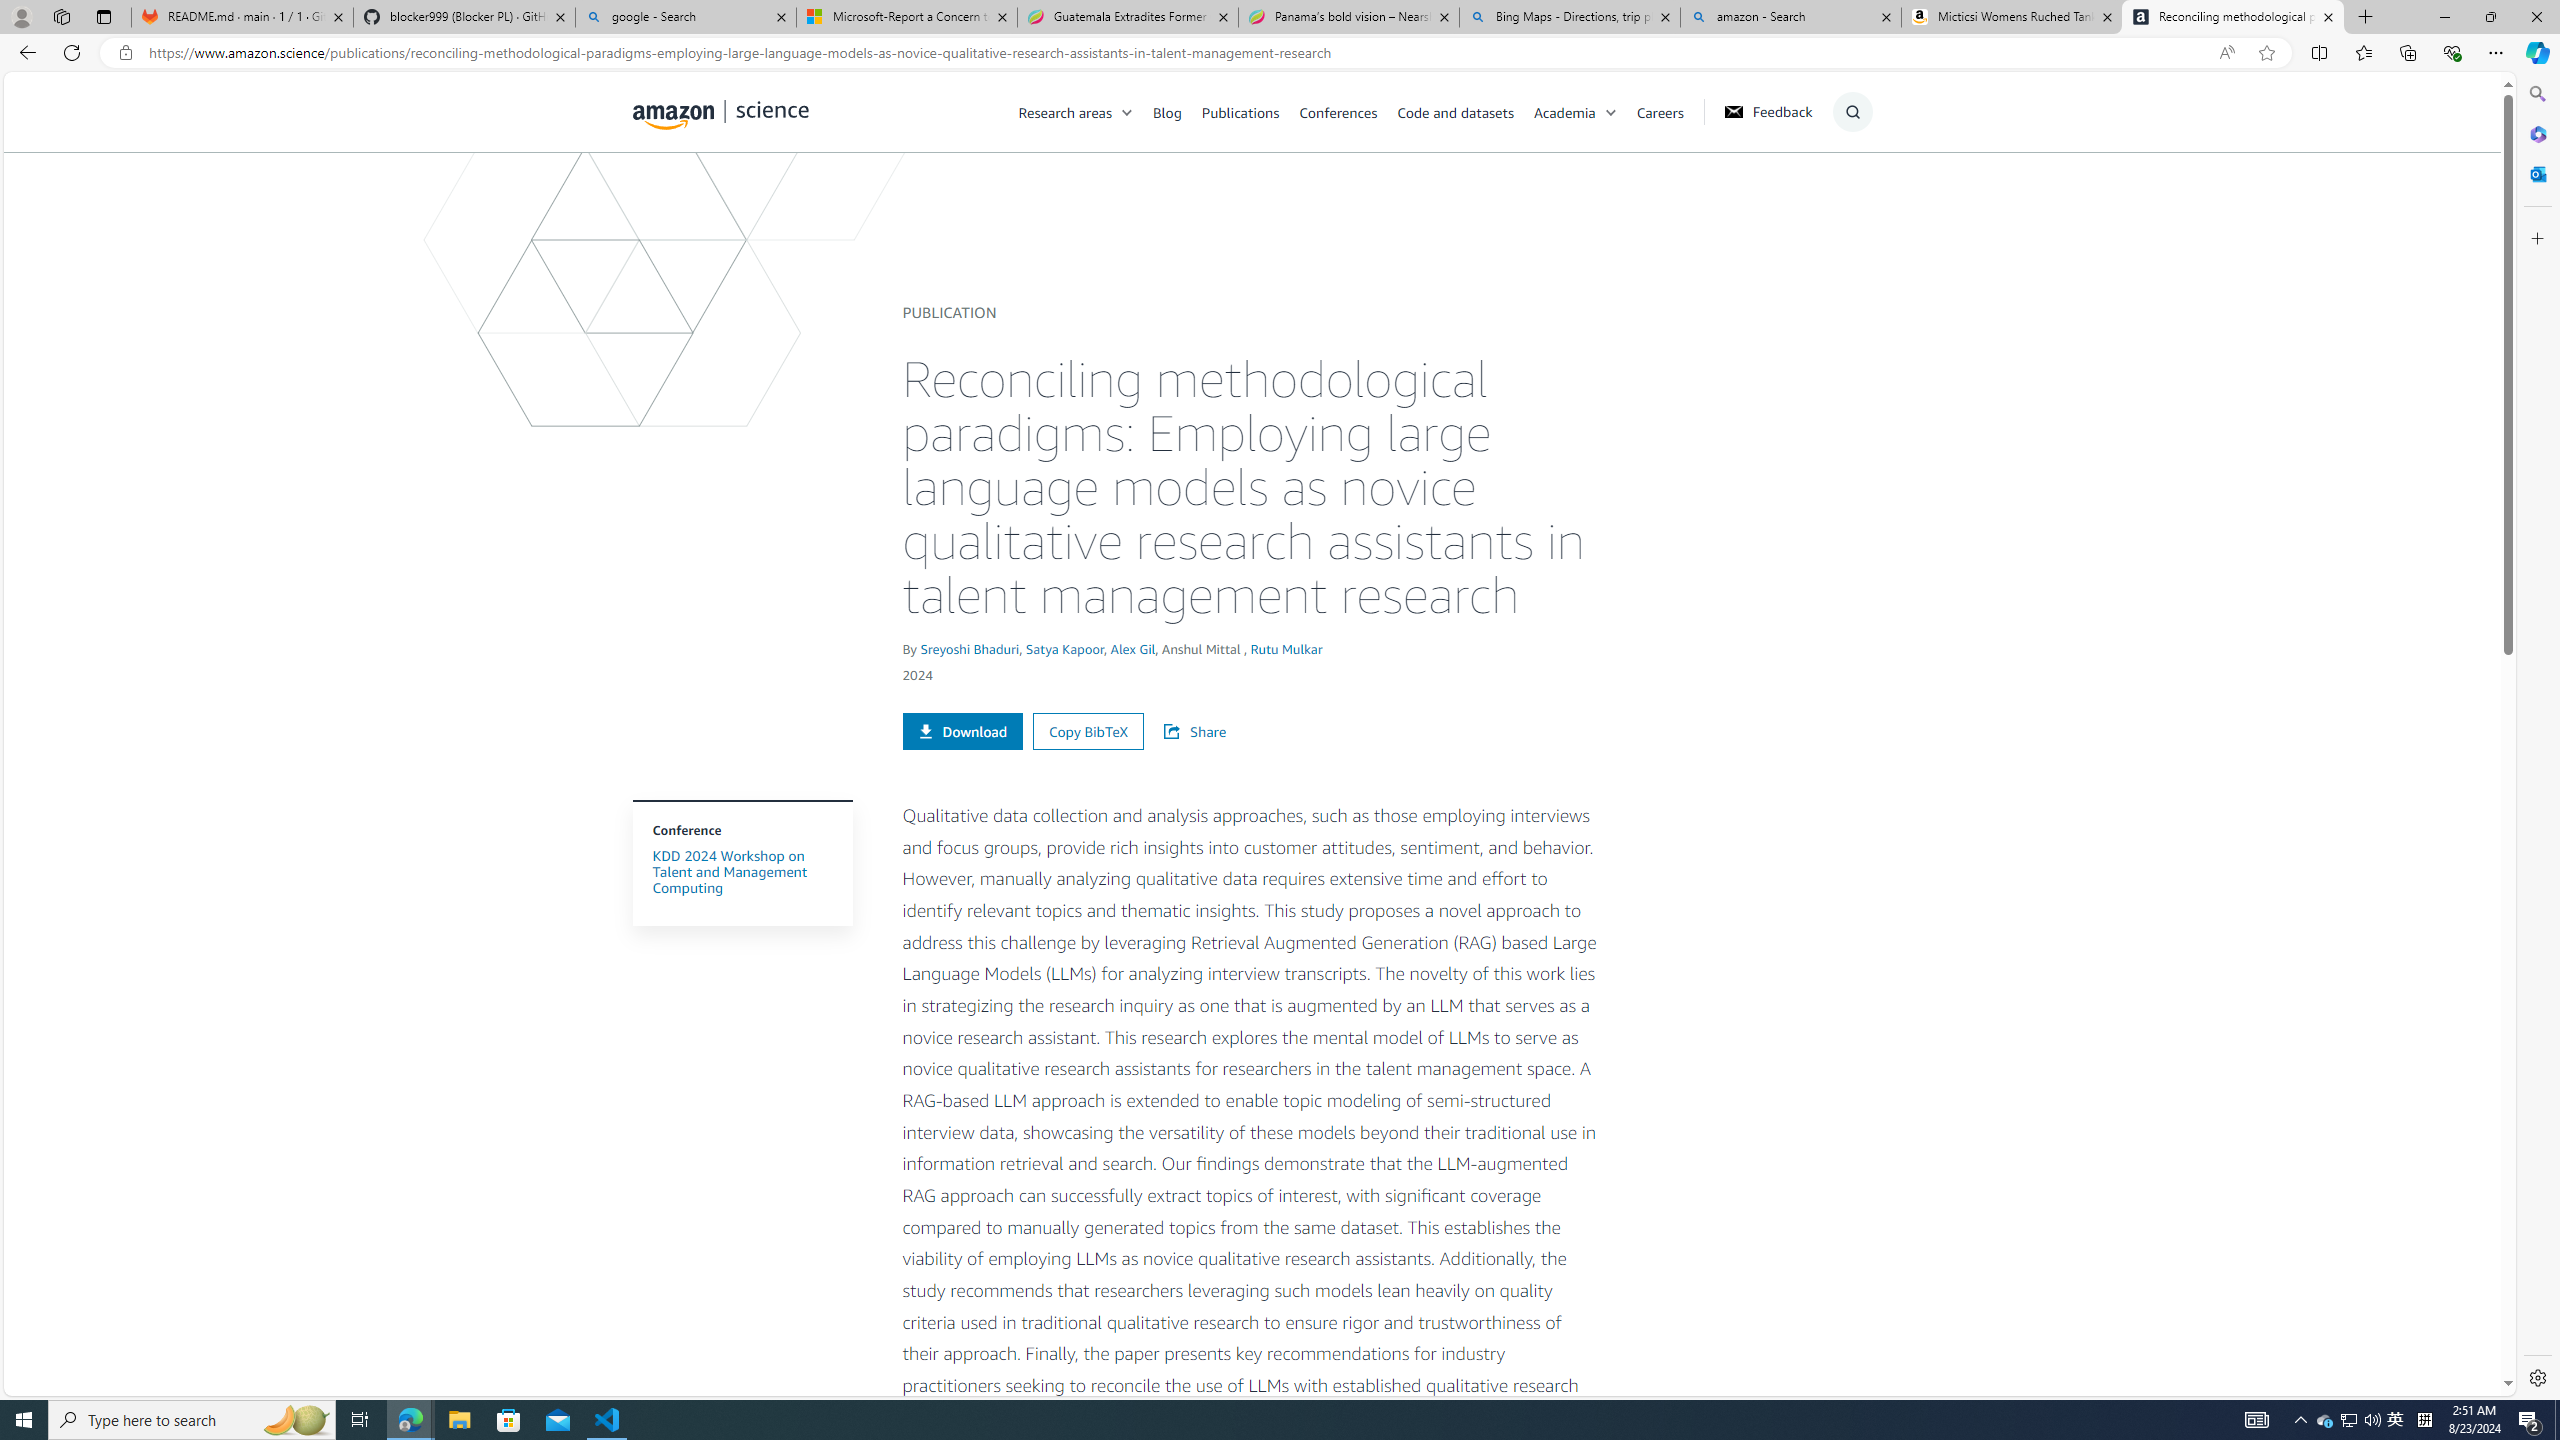  I want to click on 'Careers', so click(1670, 111).